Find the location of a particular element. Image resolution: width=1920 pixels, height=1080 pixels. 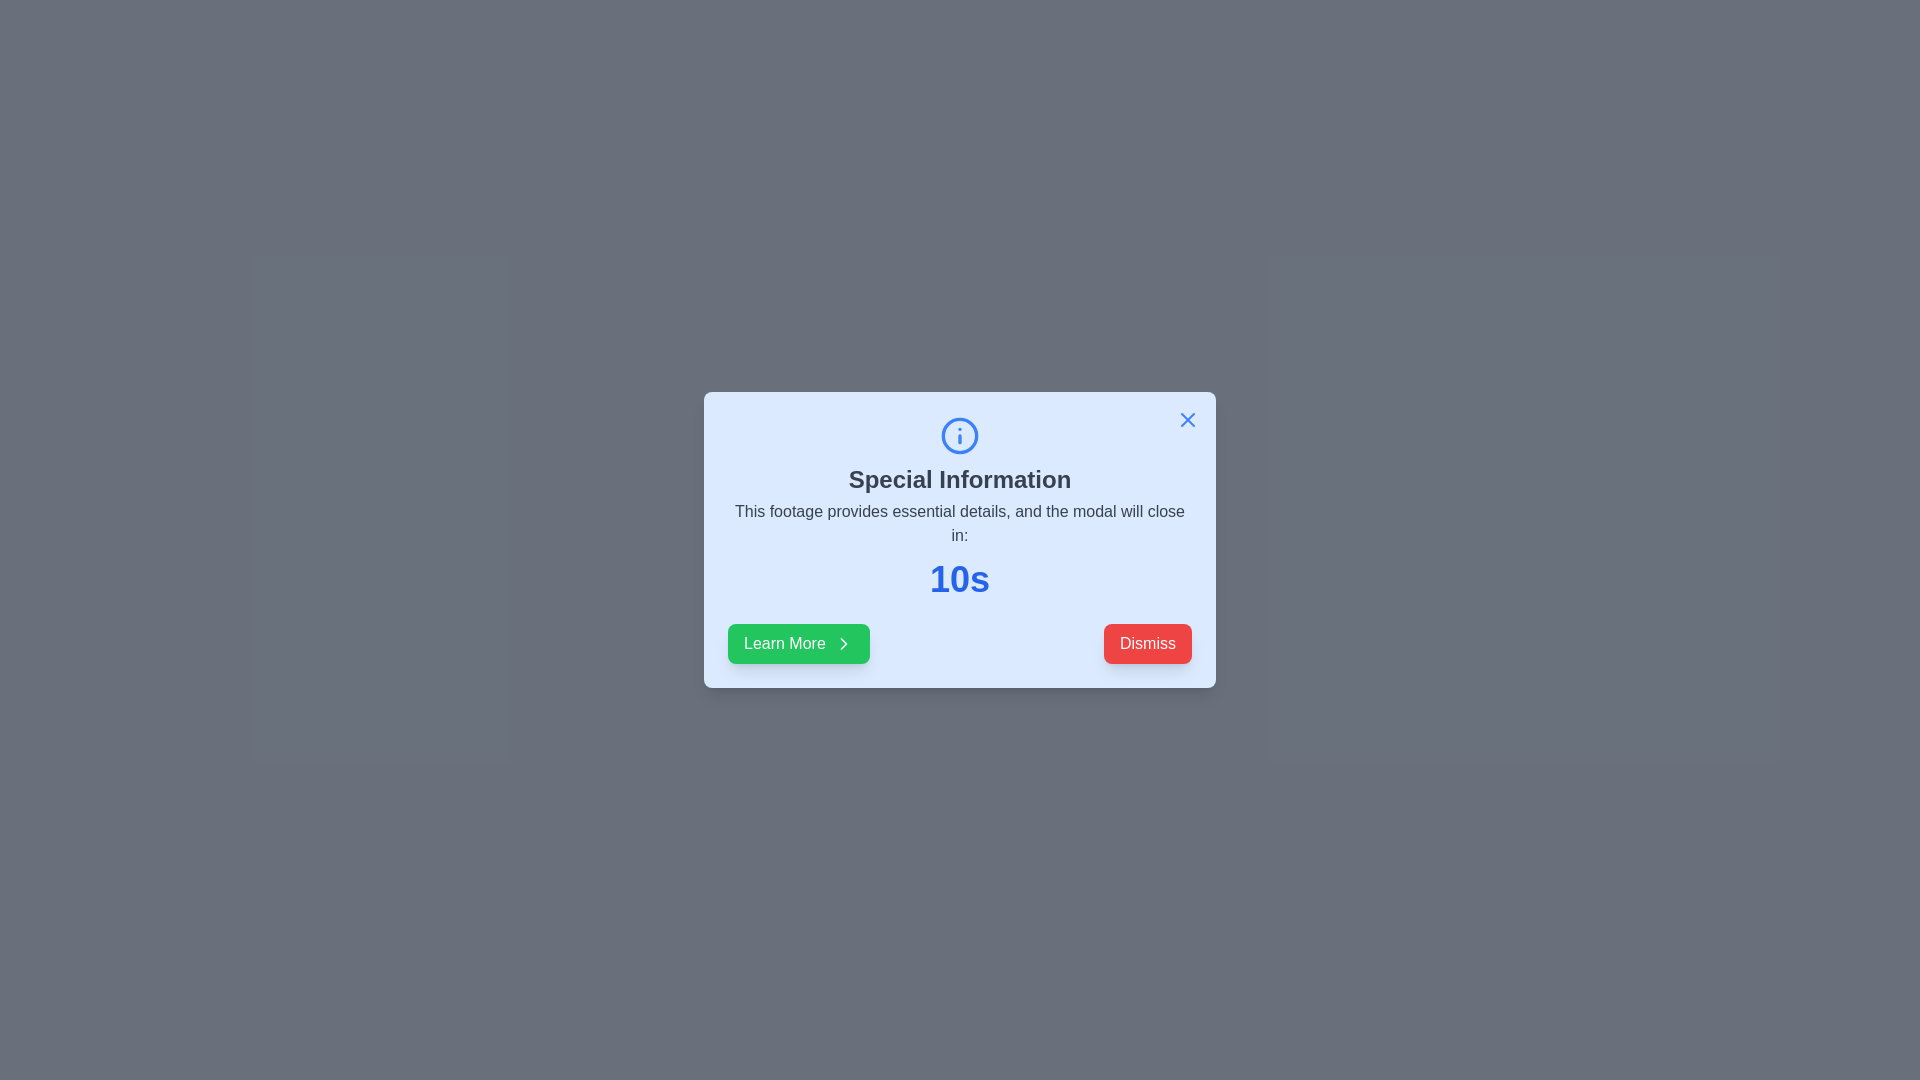

the circular outline of the information icon located at the top of the modal dialog box is located at coordinates (960, 434).